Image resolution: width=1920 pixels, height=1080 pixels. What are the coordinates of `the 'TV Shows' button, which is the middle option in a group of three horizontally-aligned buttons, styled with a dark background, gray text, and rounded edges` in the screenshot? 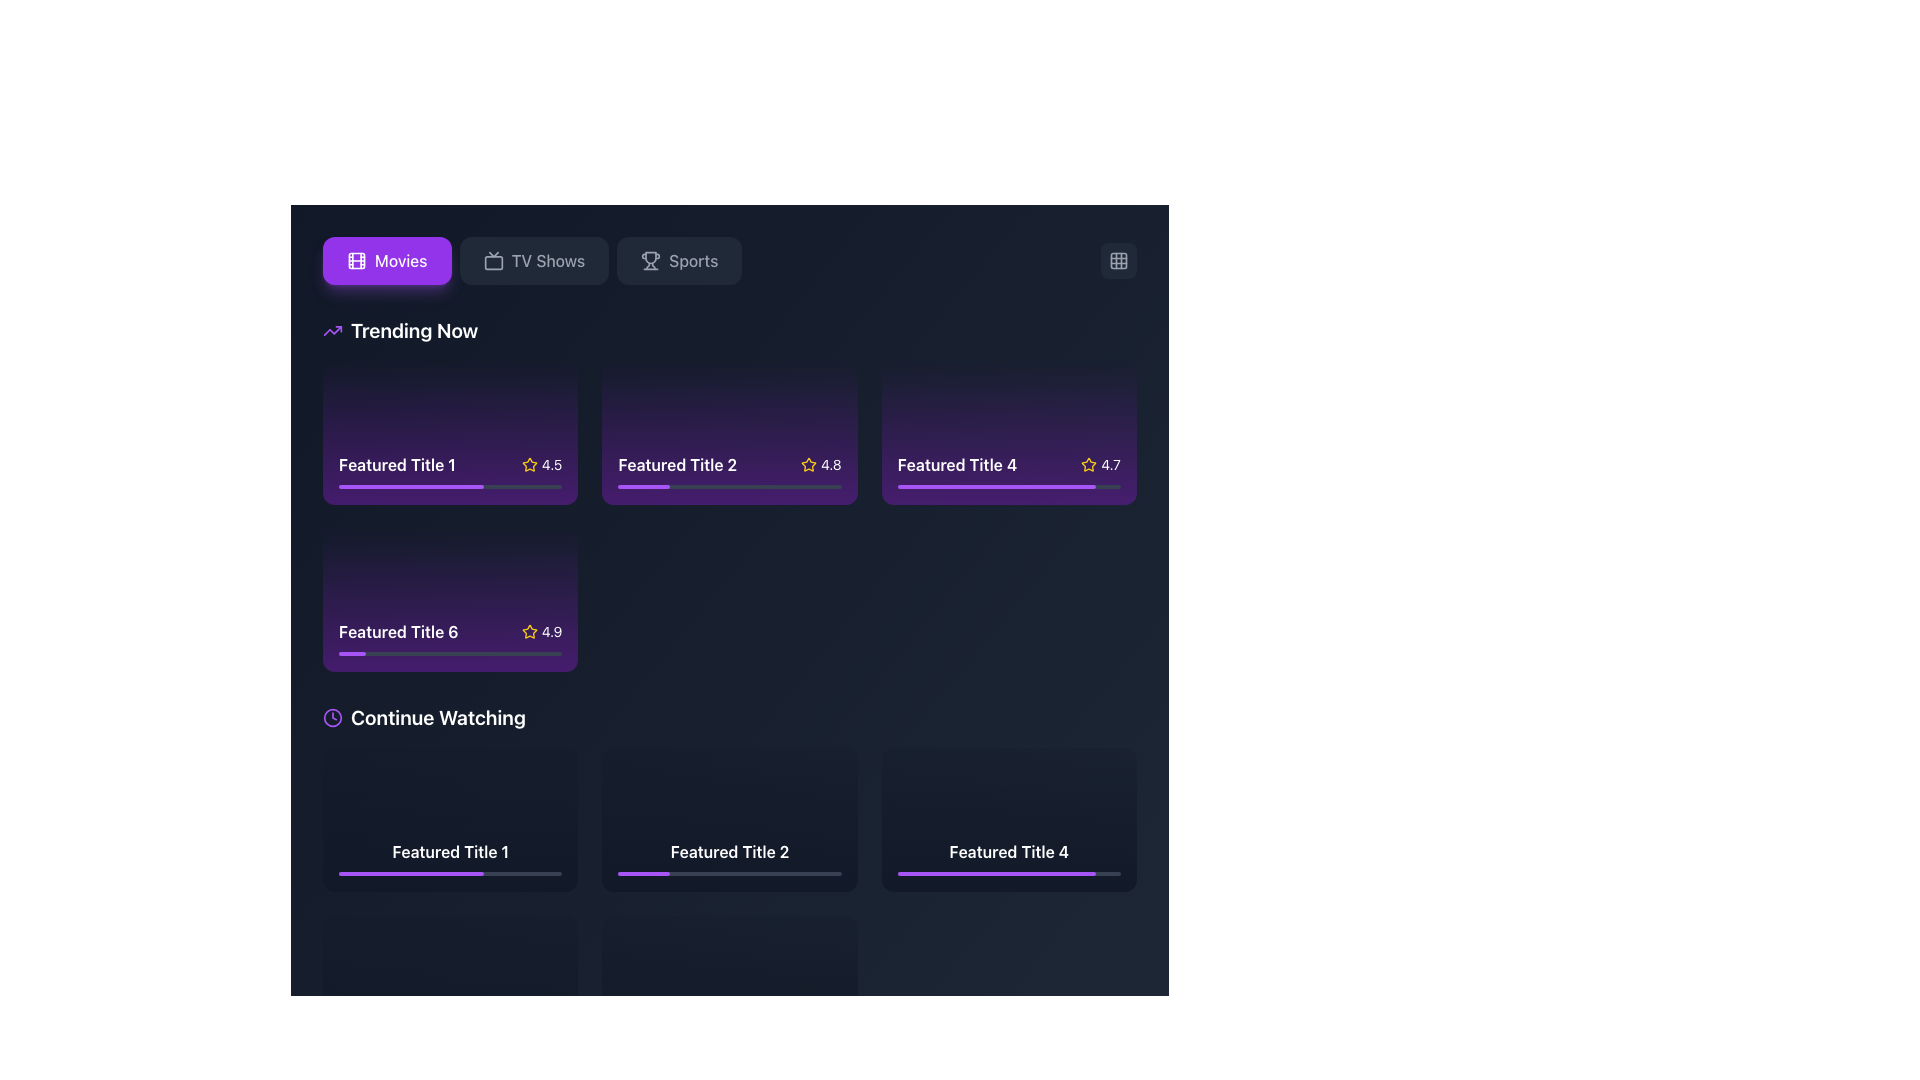 It's located at (534, 260).